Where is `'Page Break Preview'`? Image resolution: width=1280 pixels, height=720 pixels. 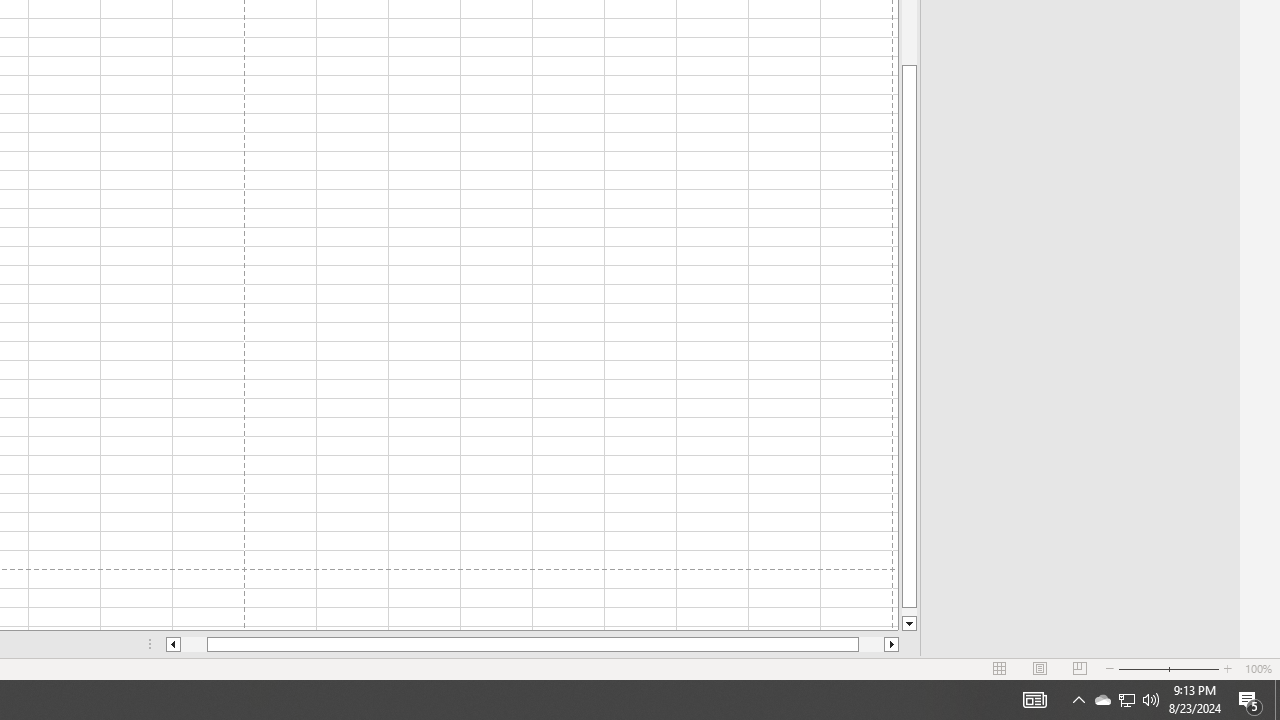
'Page Break Preview' is located at coordinates (1078, 669).